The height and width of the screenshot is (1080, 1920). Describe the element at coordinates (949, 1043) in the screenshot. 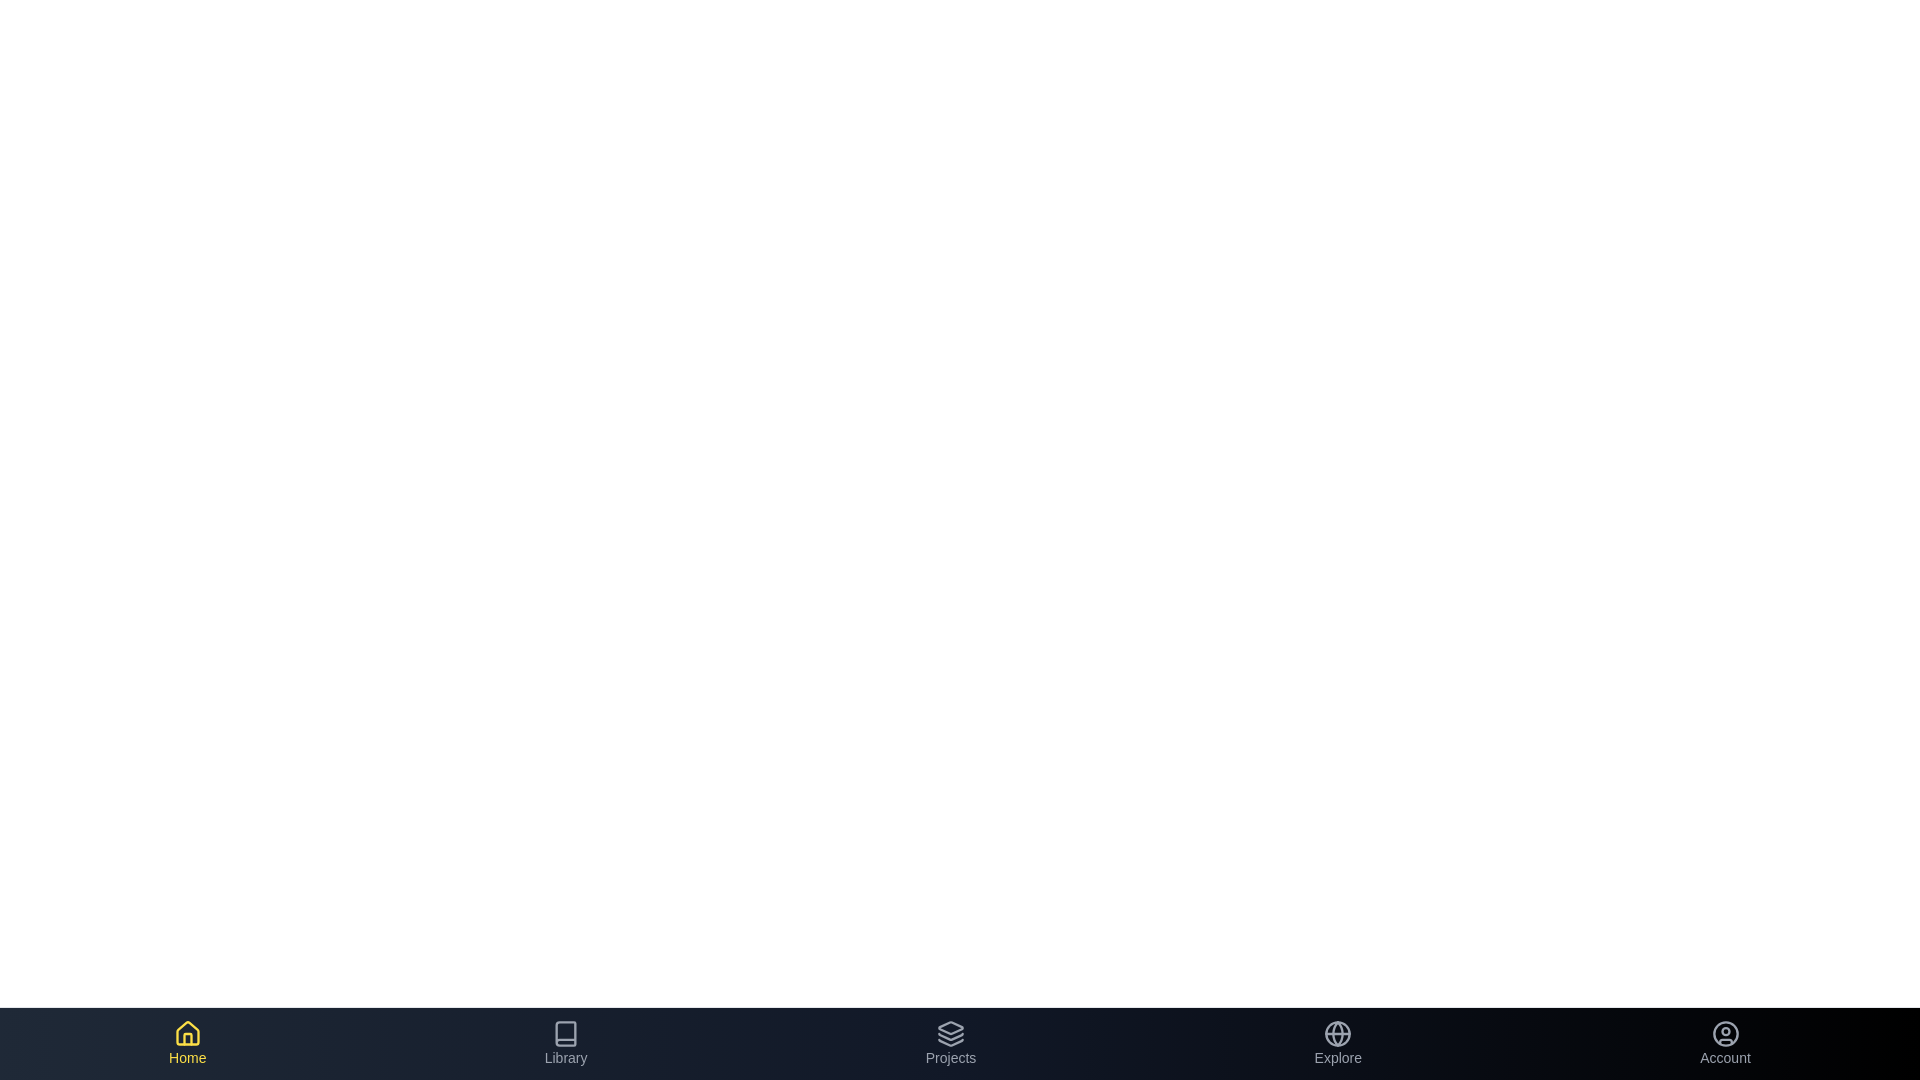

I see `the Projects tab to see the hover effect` at that location.